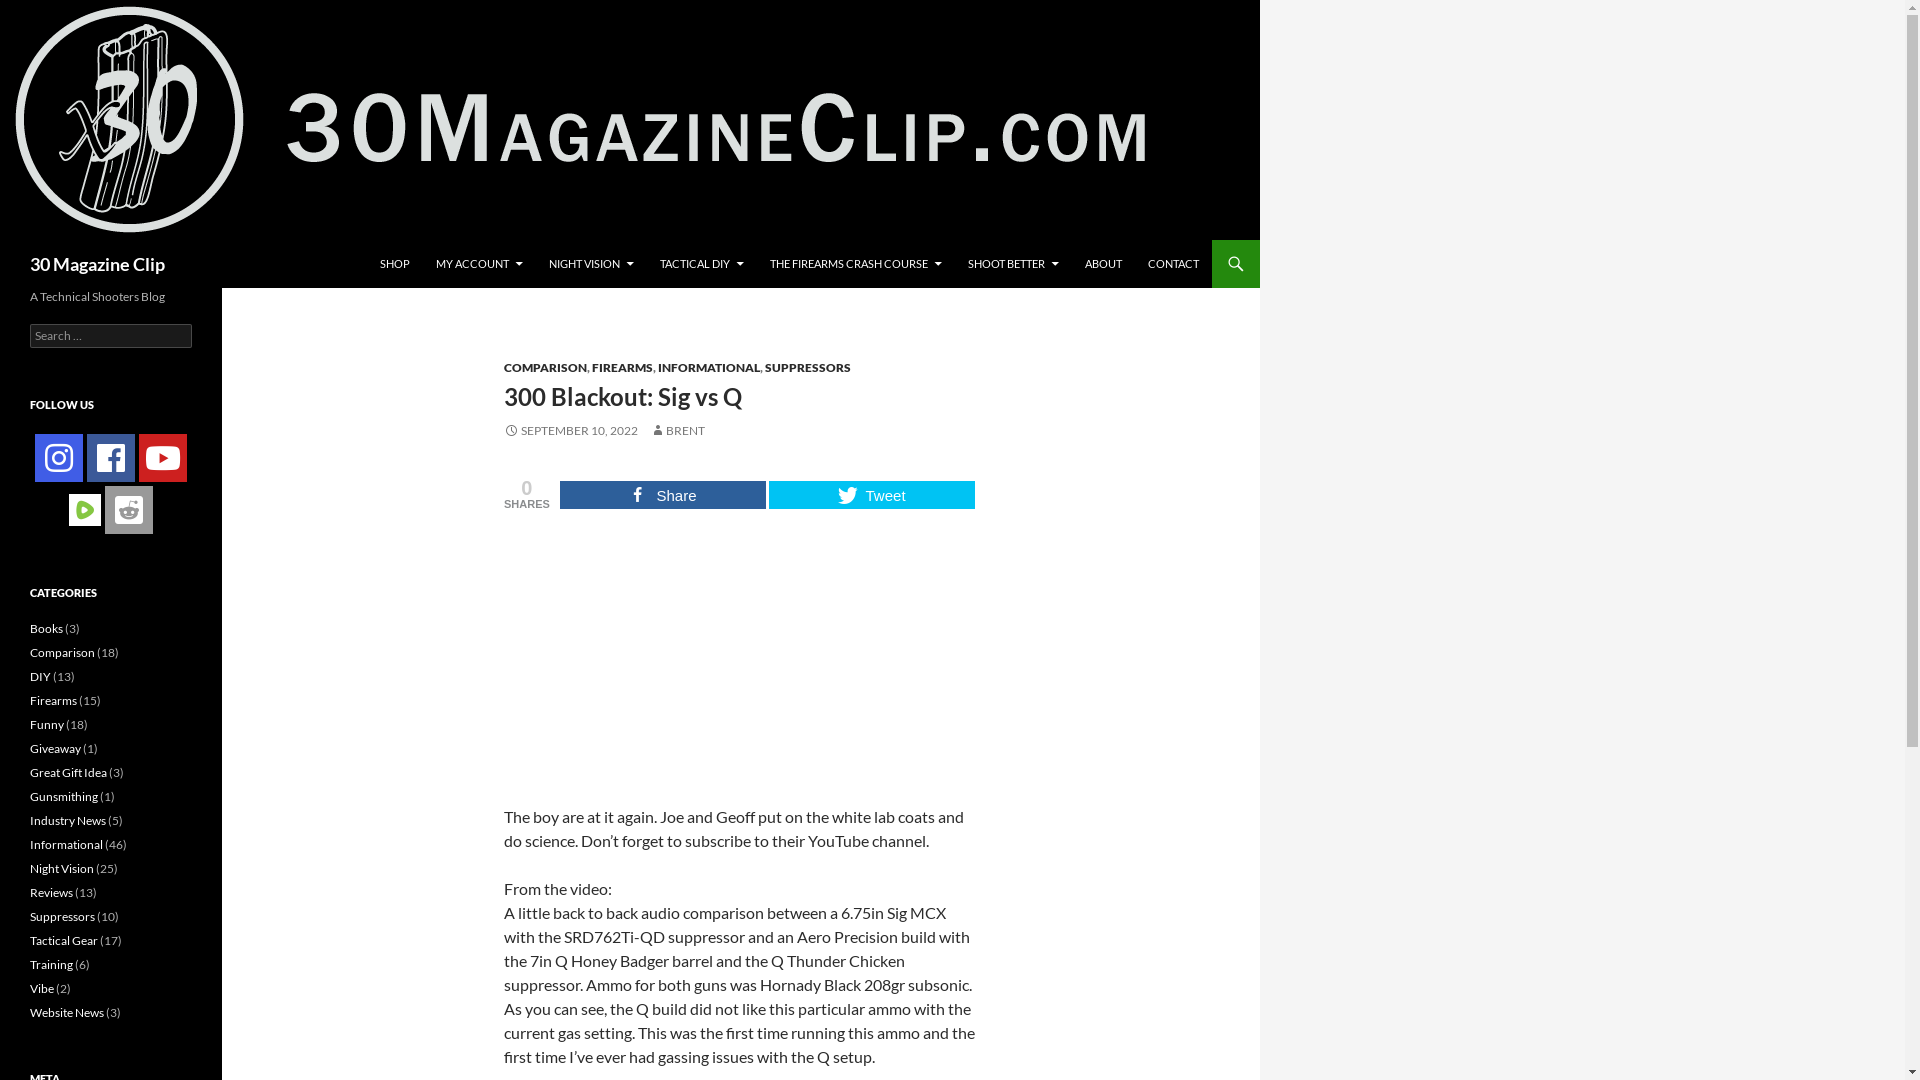 The width and height of the screenshot is (1920, 1080). I want to click on 'SHOOT BETTER', so click(1013, 262).